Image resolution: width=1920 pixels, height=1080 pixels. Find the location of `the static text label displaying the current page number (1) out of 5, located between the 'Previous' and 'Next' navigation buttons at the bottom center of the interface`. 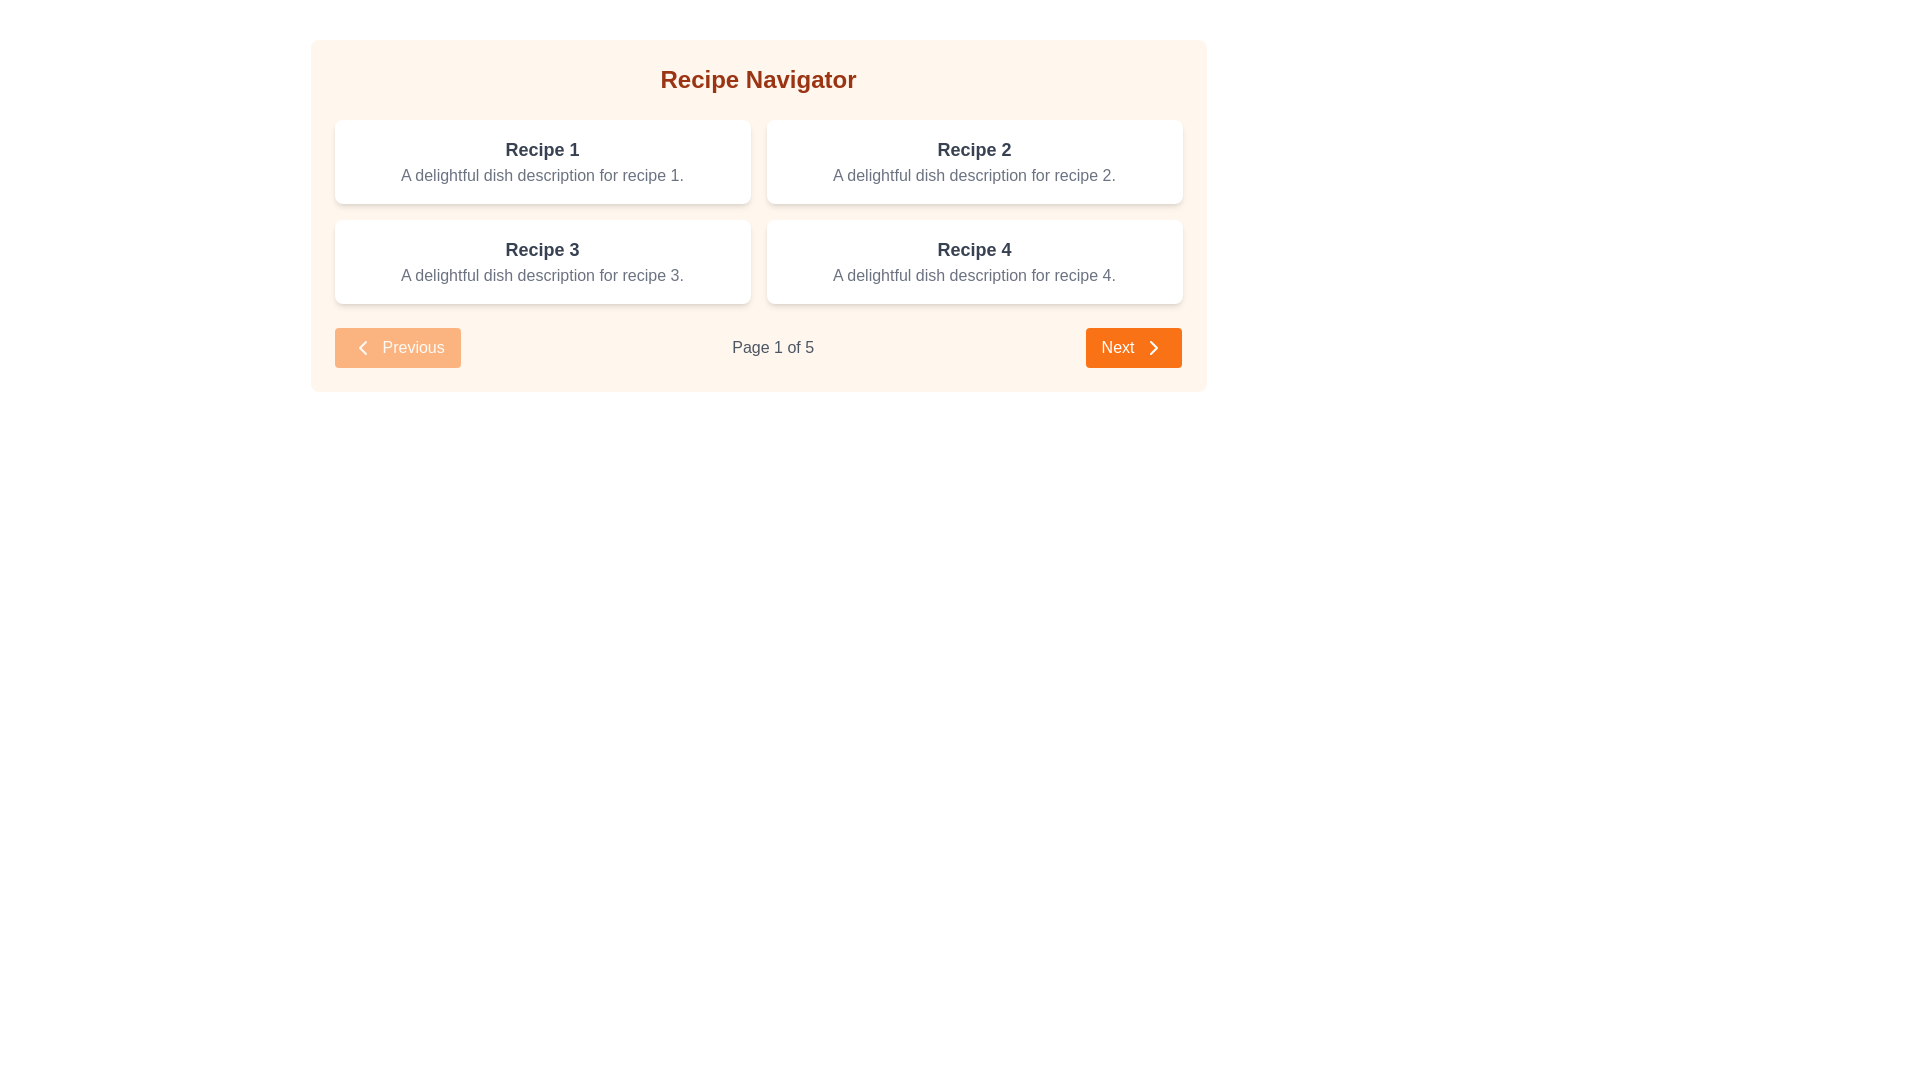

the static text label displaying the current page number (1) out of 5, located between the 'Previous' and 'Next' navigation buttons at the bottom center of the interface is located at coordinates (772, 346).